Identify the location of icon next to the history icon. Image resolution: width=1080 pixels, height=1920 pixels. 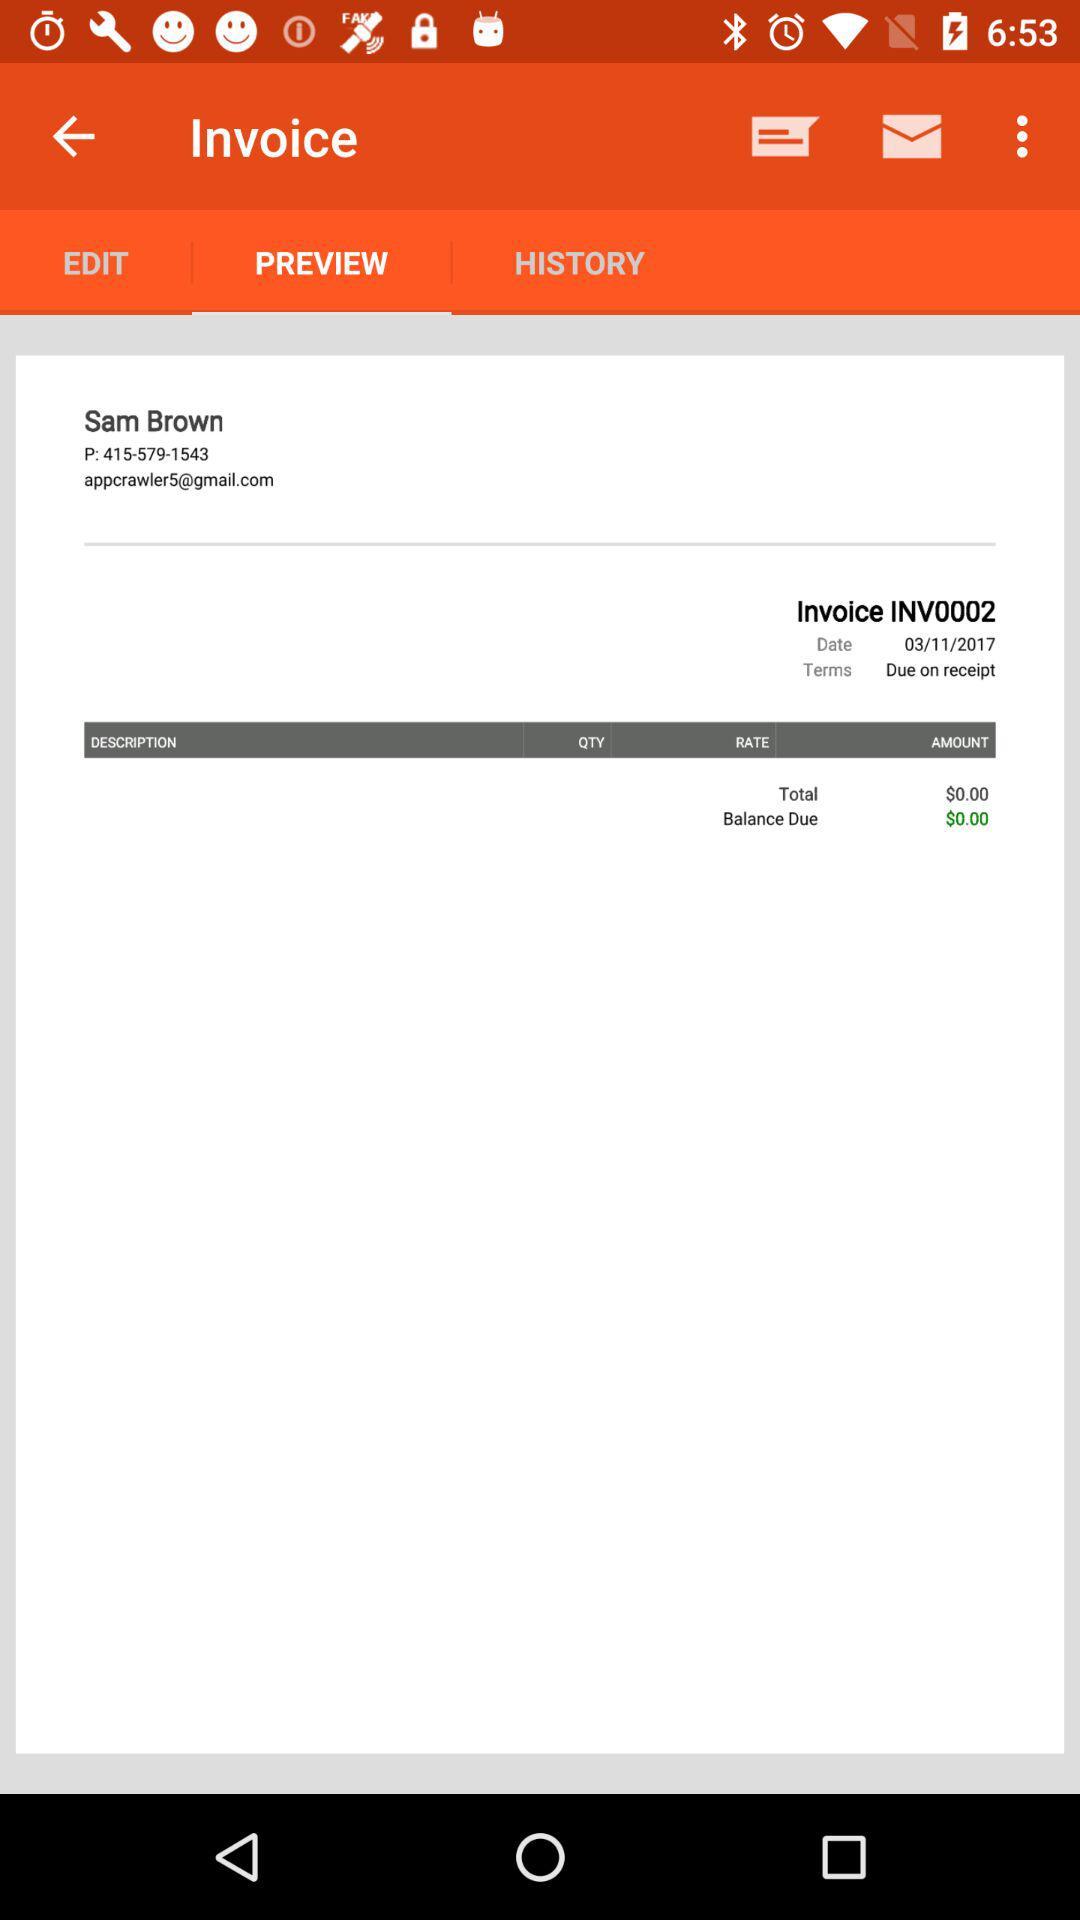
(785, 135).